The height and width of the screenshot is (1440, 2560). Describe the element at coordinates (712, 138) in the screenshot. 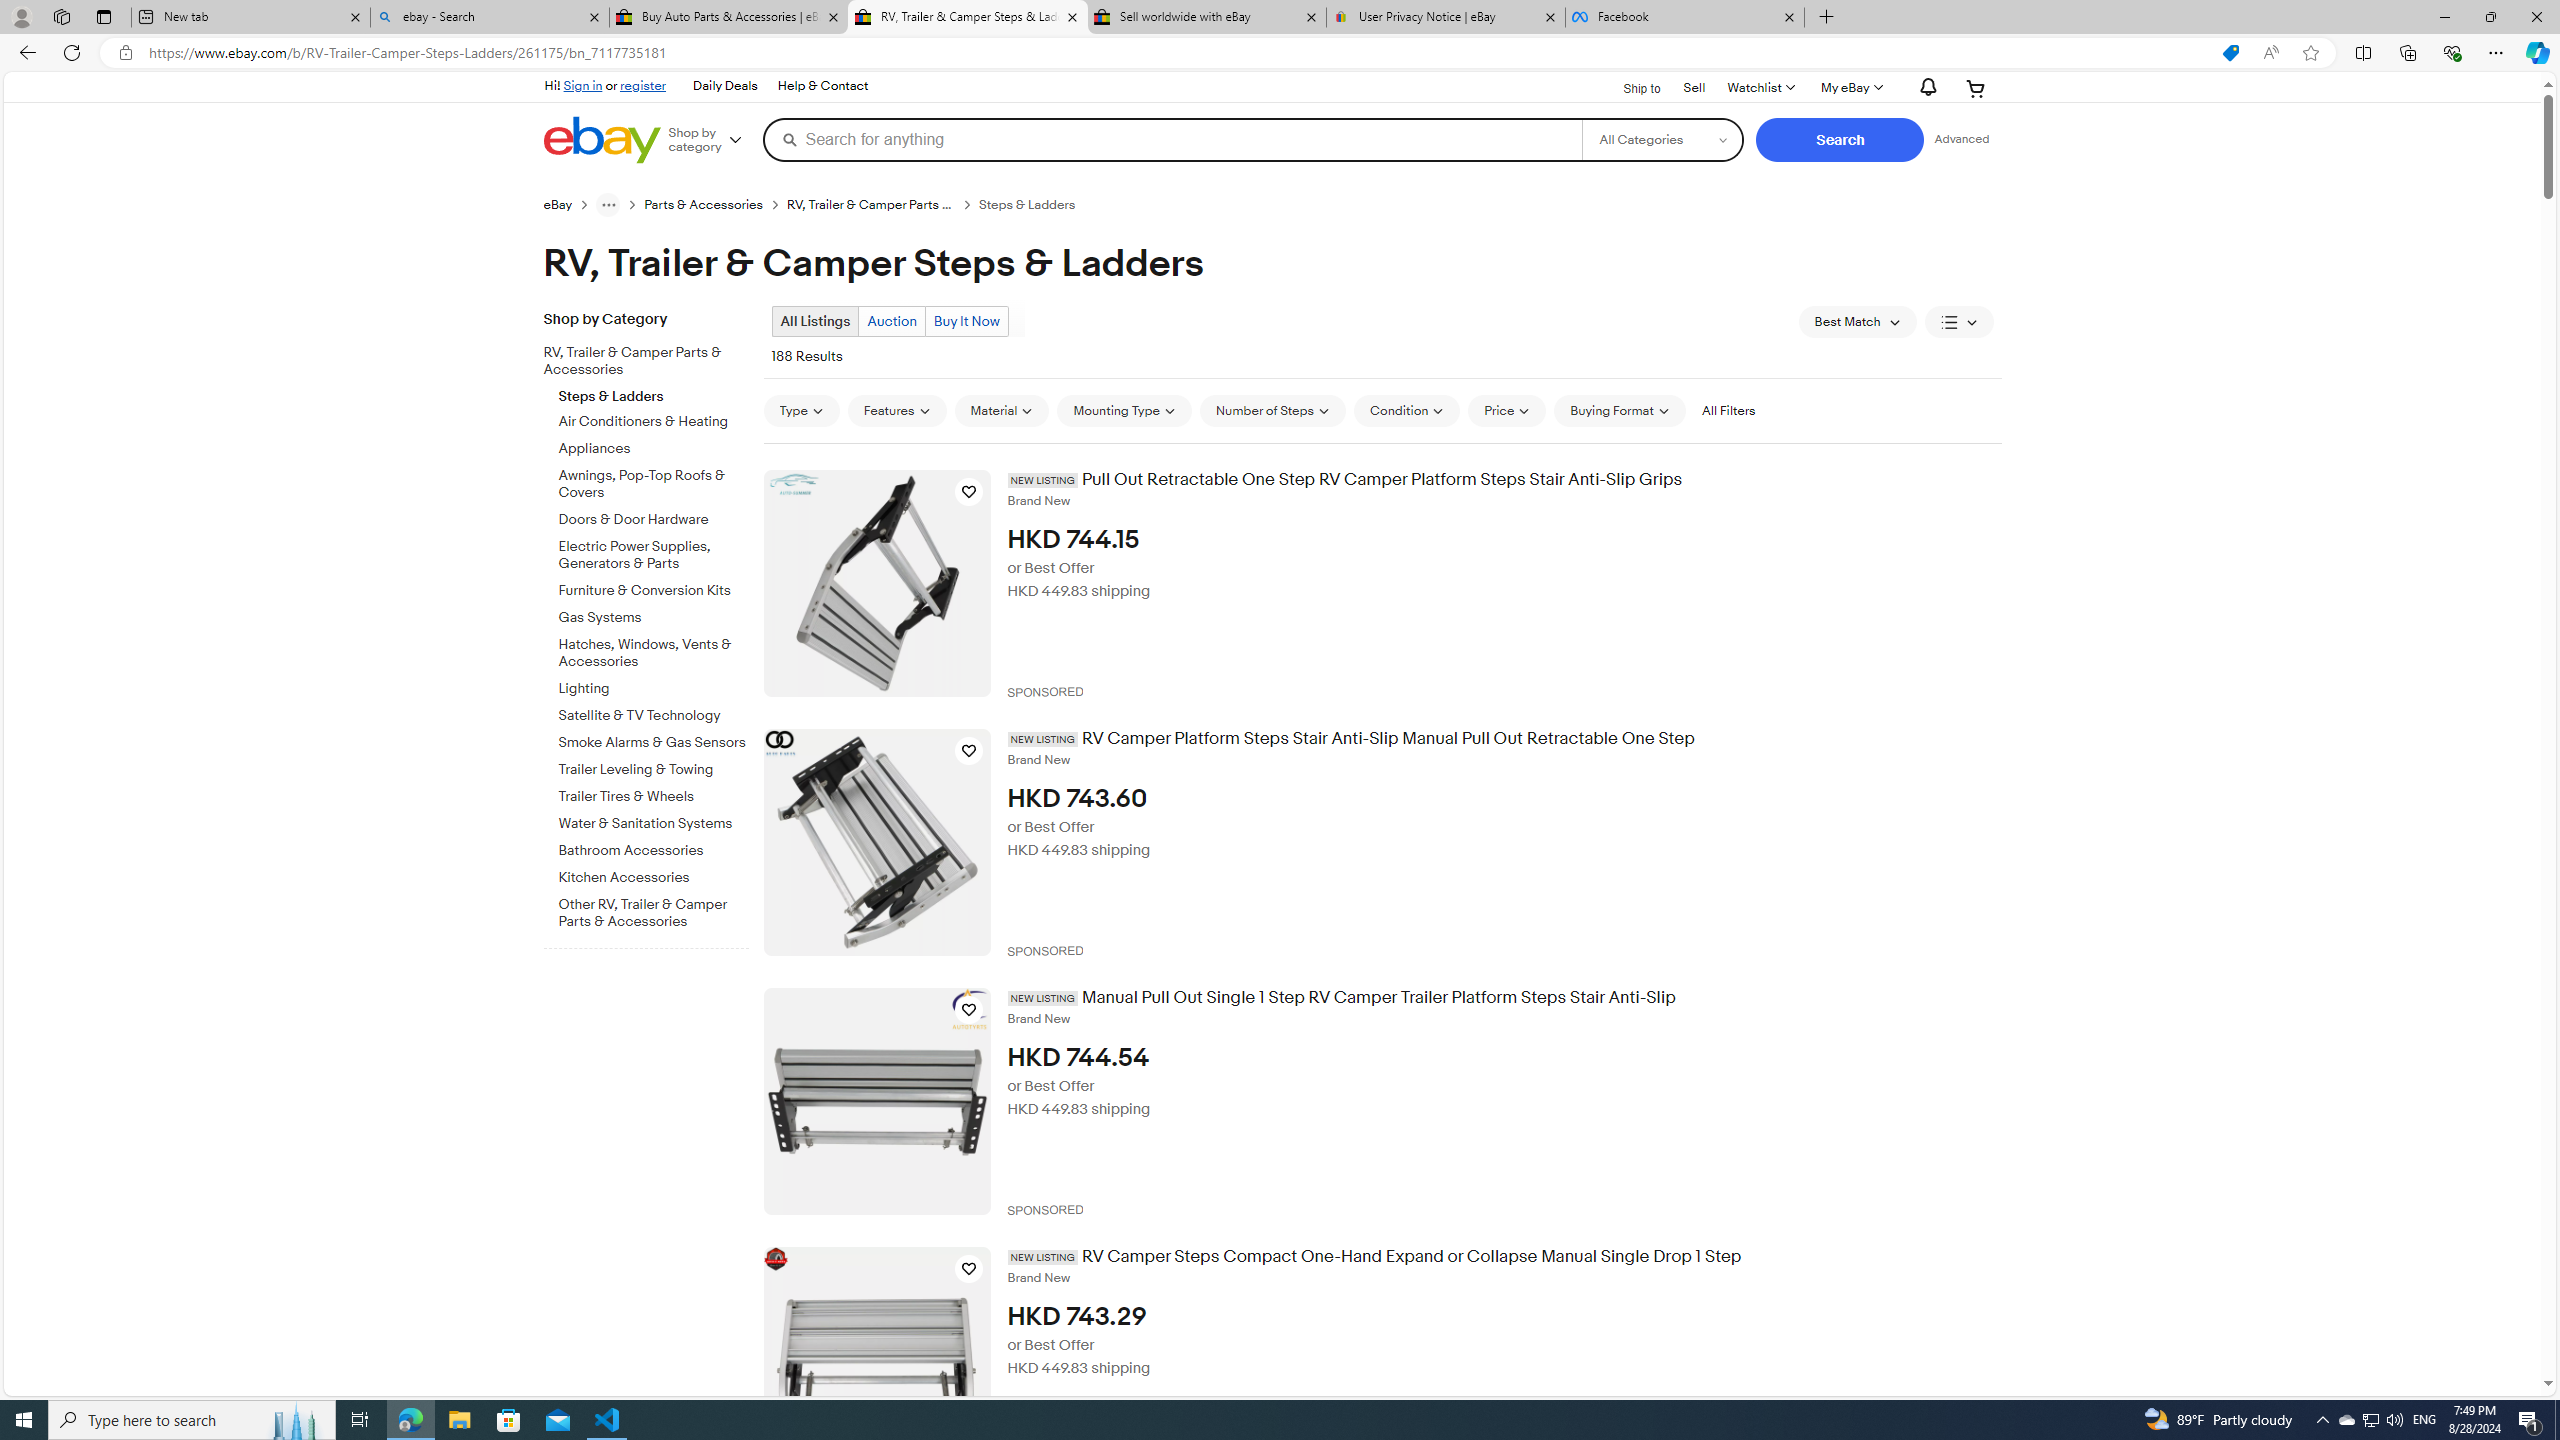

I see `'Shop by category'` at that location.